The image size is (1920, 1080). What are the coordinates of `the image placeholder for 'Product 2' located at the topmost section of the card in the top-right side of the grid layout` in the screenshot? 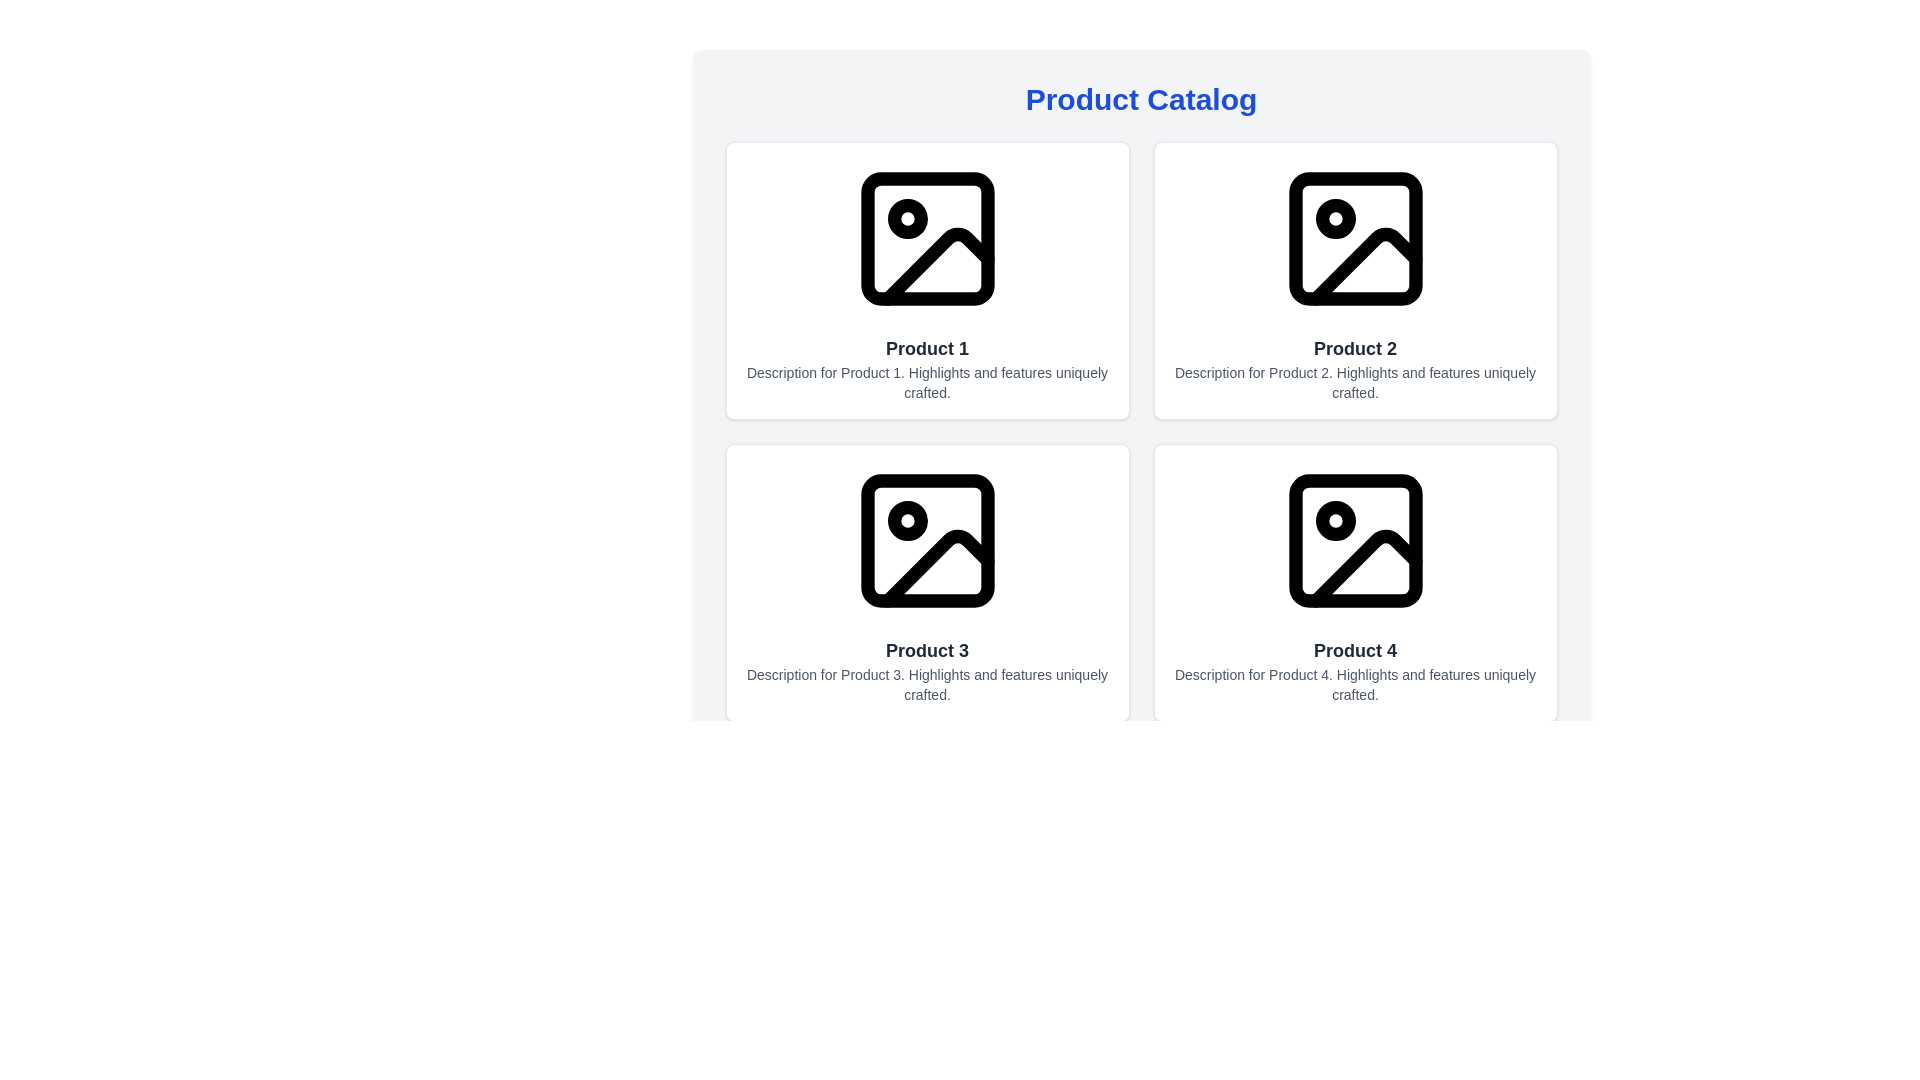 It's located at (1355, 238).